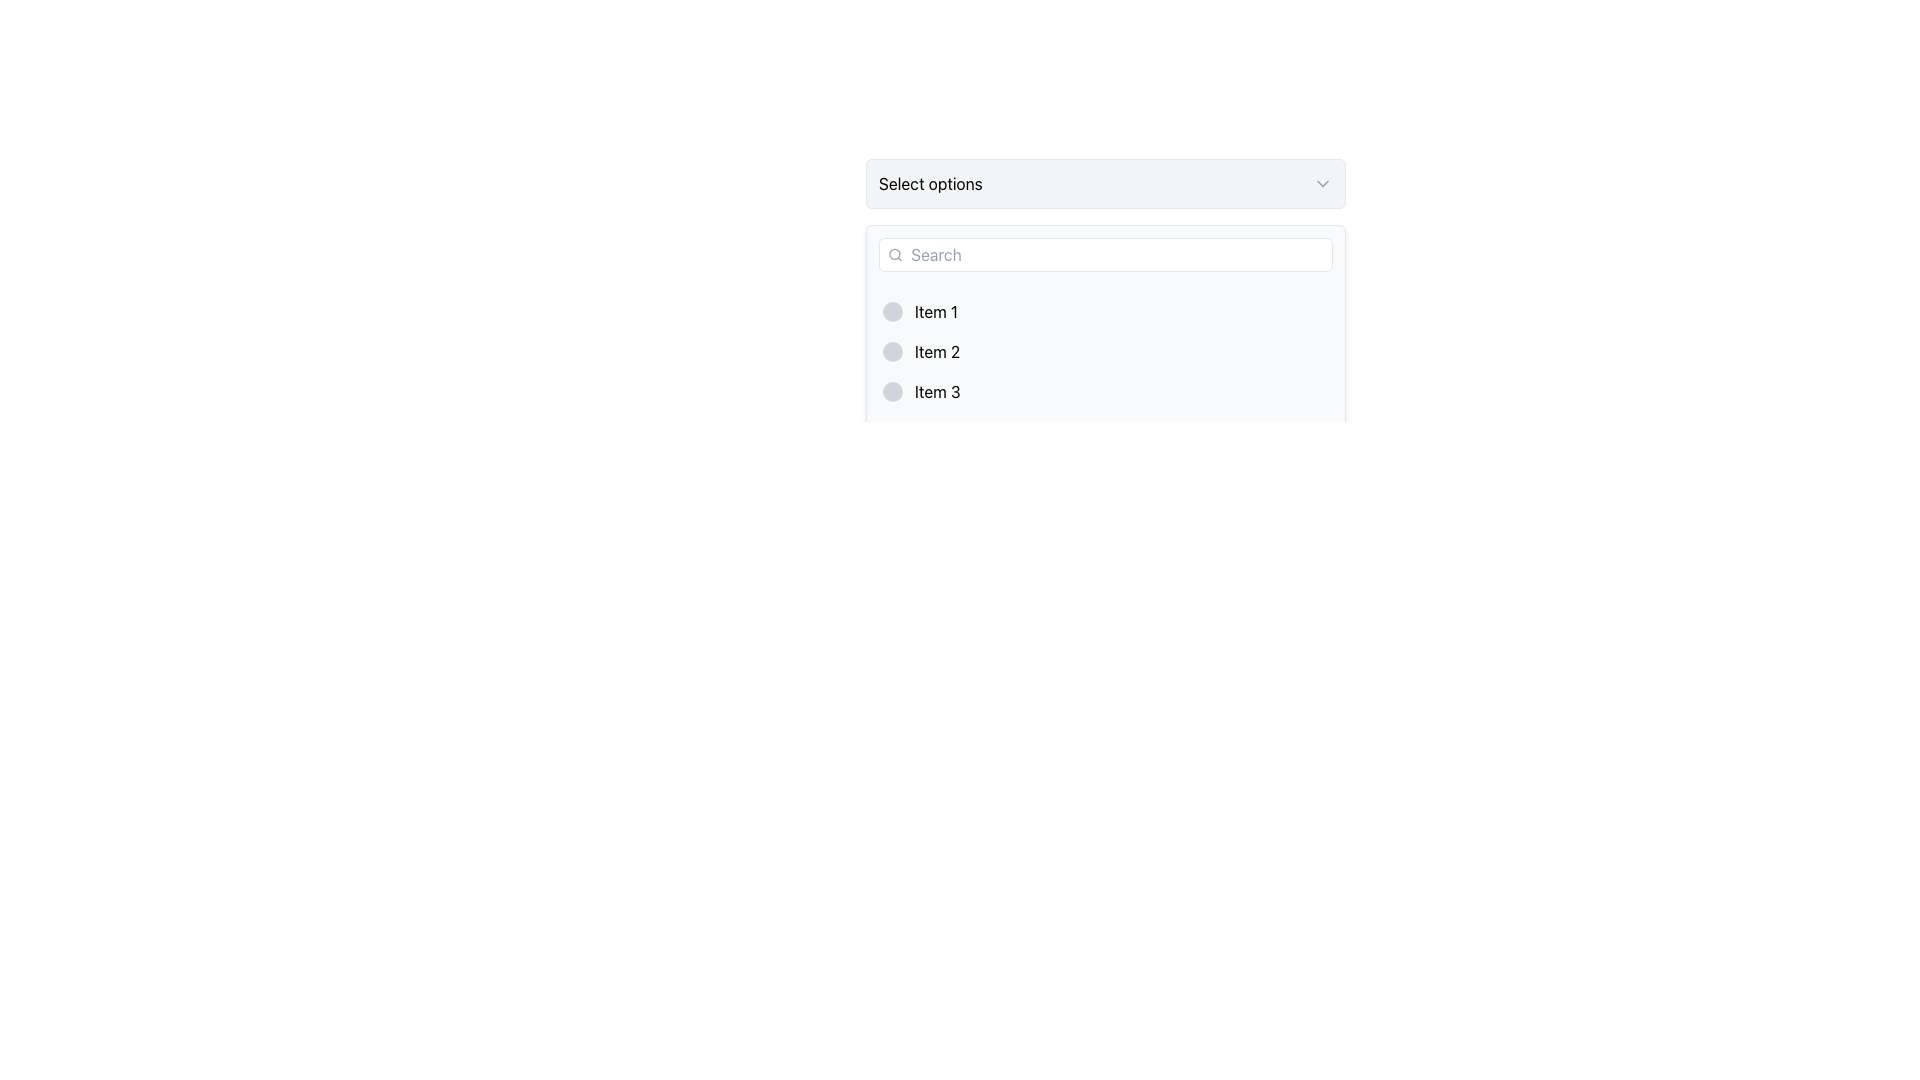 The height and width of the screenshot is (1080, 1920). Describe the element at coordinates (891, 350) in the screenshot. I see `the Decorative indicator, a circular icon with a gray background and centered white text, located to the left of 'Item 2' in the selectable list` at that location.